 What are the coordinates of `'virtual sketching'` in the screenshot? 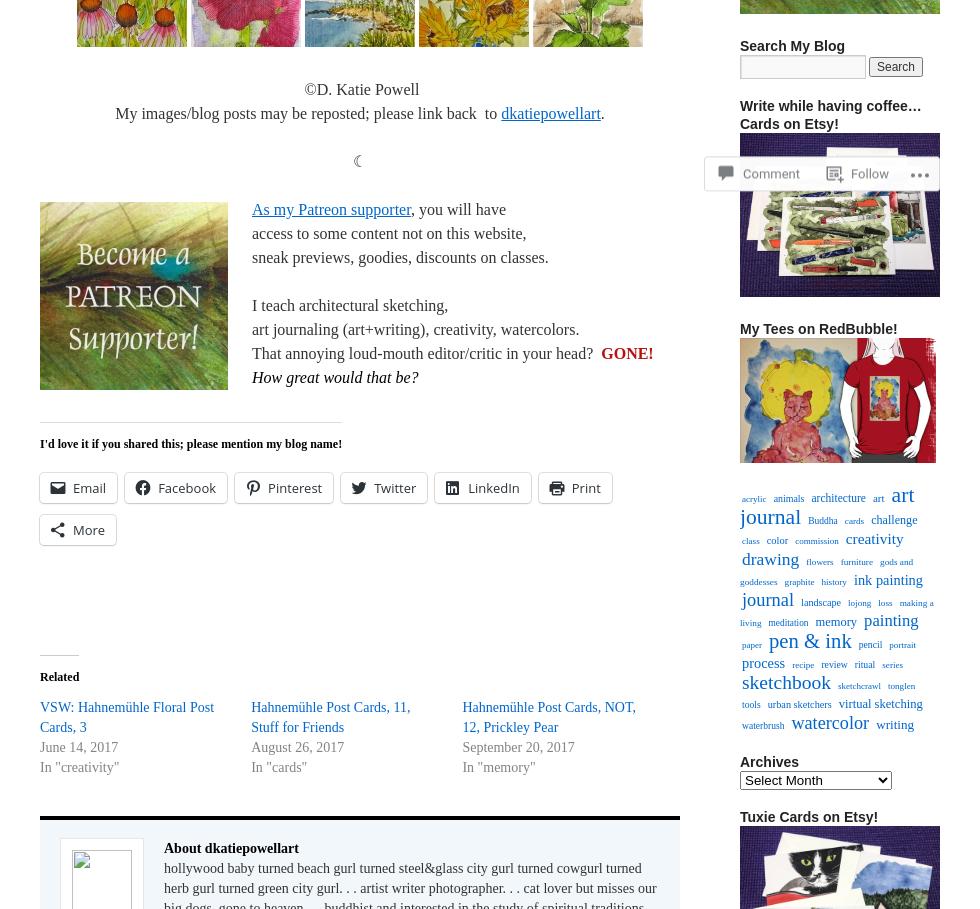 It's located at (880, 703).